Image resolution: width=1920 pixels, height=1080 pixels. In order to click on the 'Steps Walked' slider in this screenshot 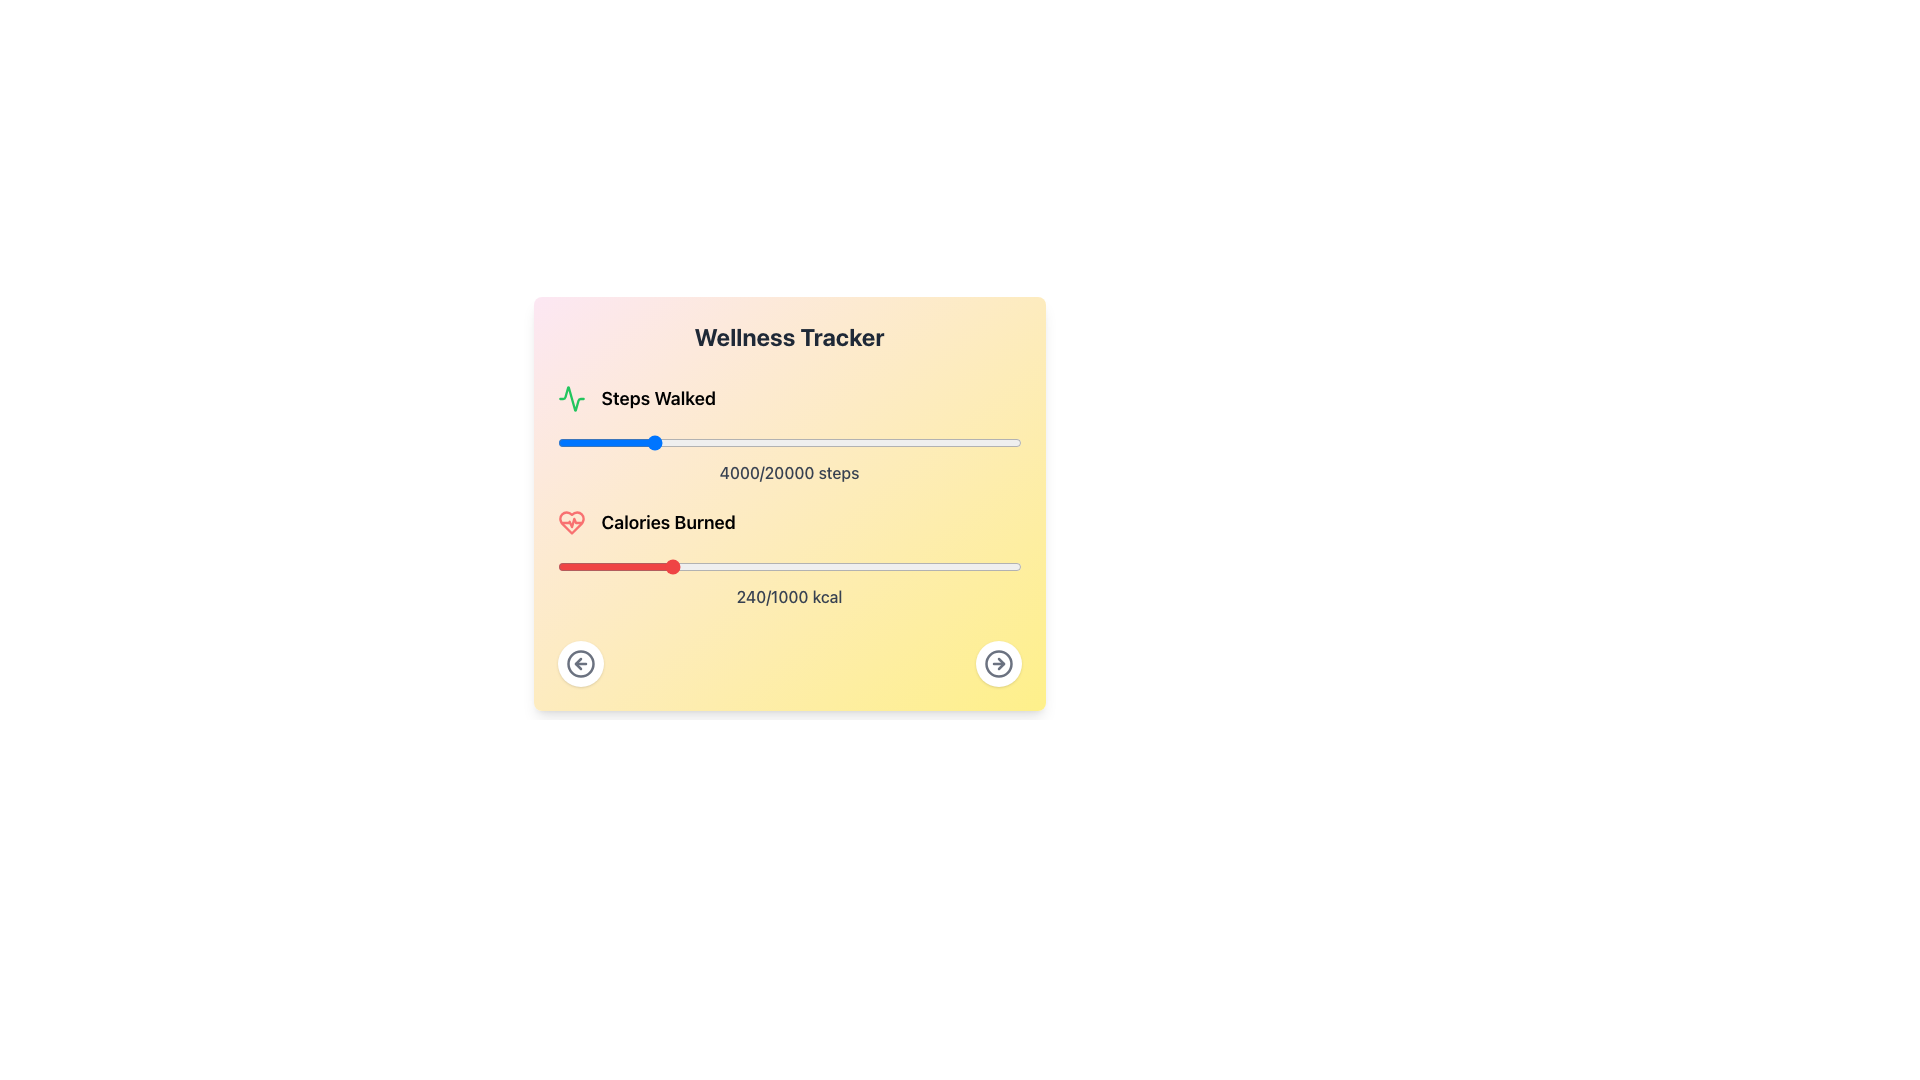, I will do `click(1013, 442)`.